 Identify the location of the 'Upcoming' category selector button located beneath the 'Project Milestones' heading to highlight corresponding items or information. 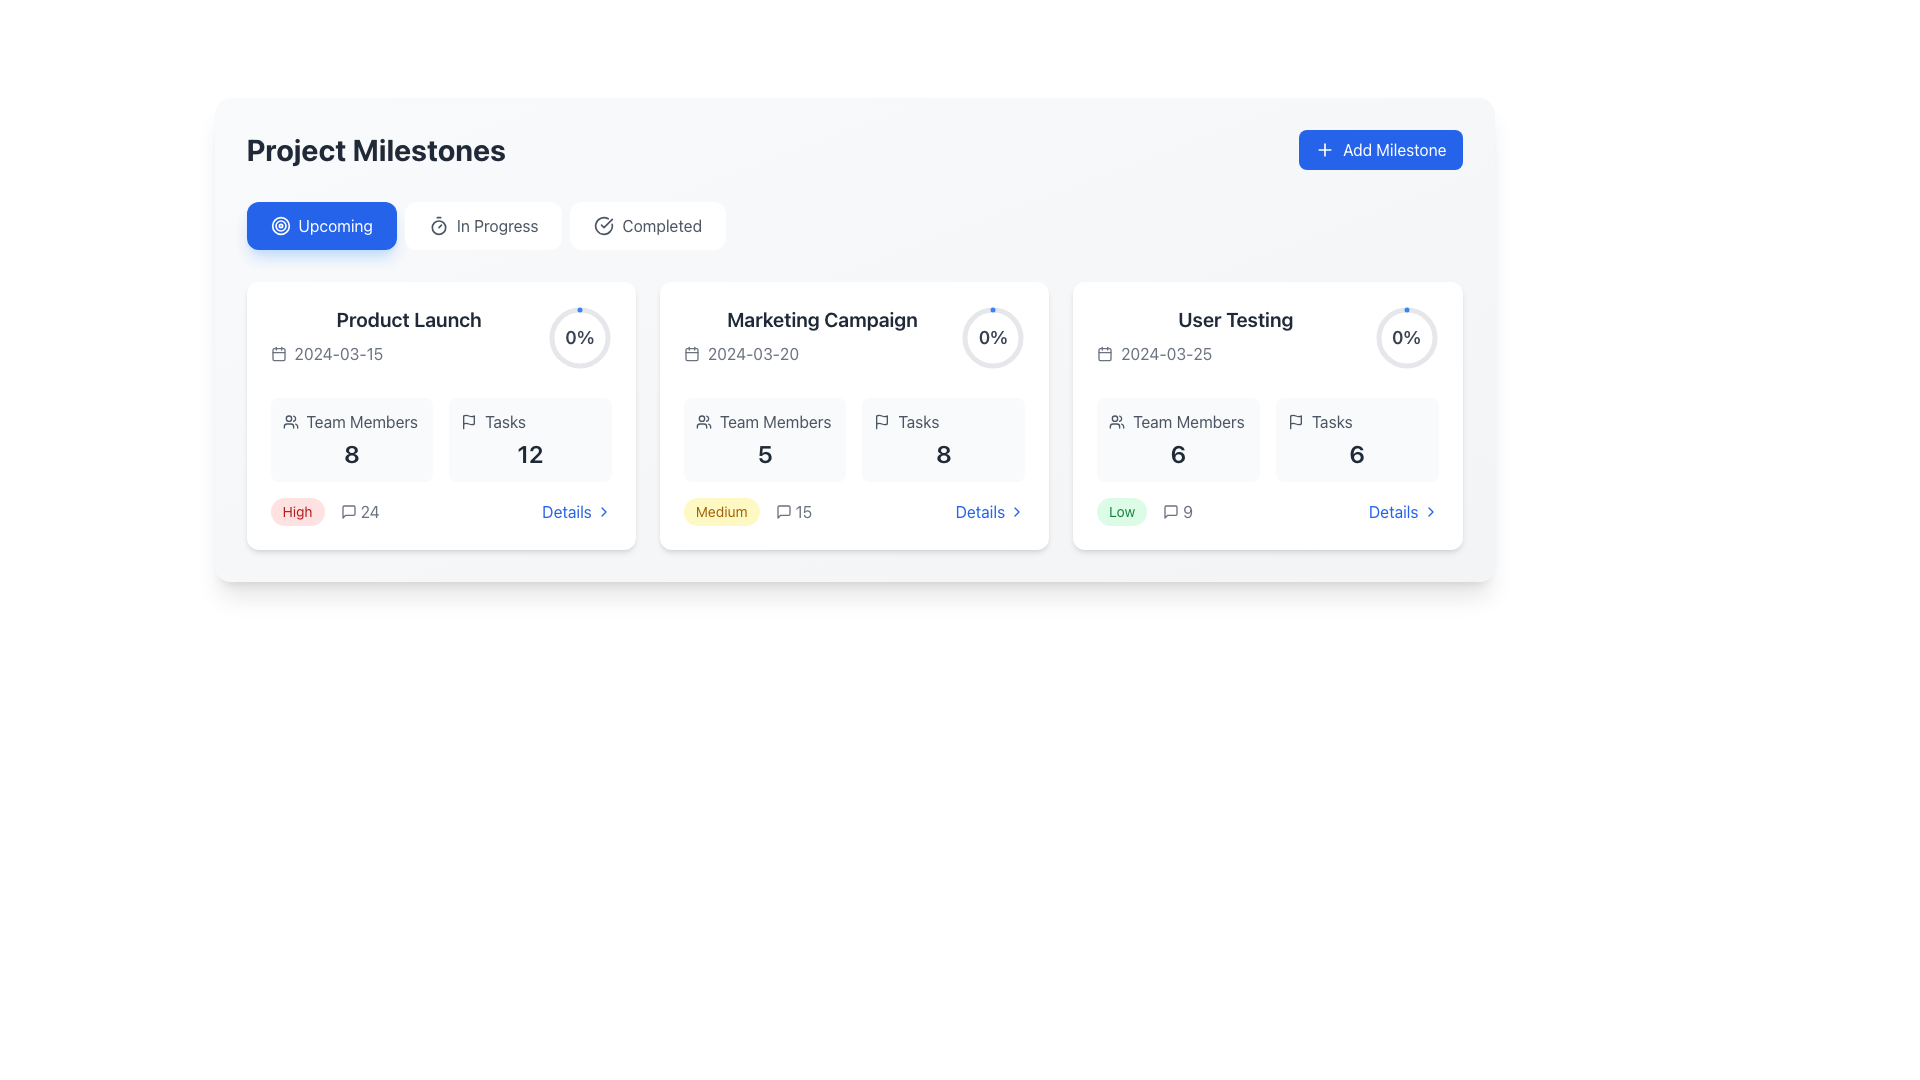
(321, 225).